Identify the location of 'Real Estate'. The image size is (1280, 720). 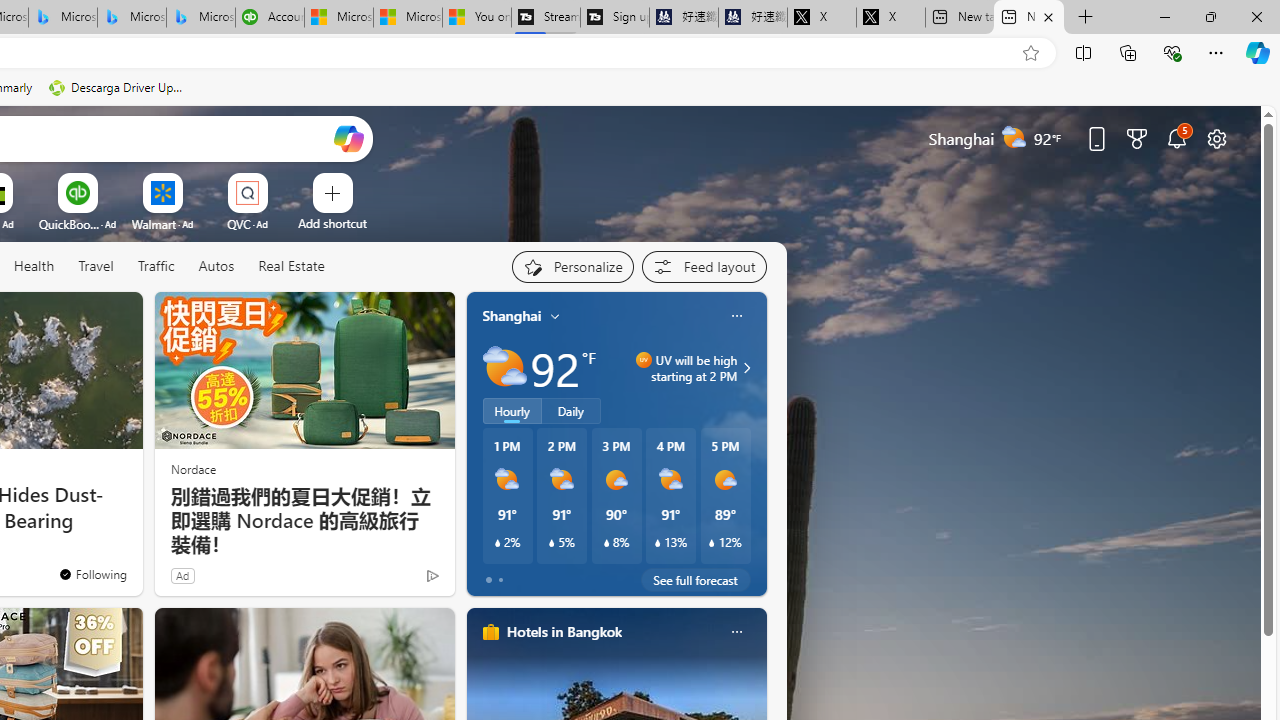
(290, 266).